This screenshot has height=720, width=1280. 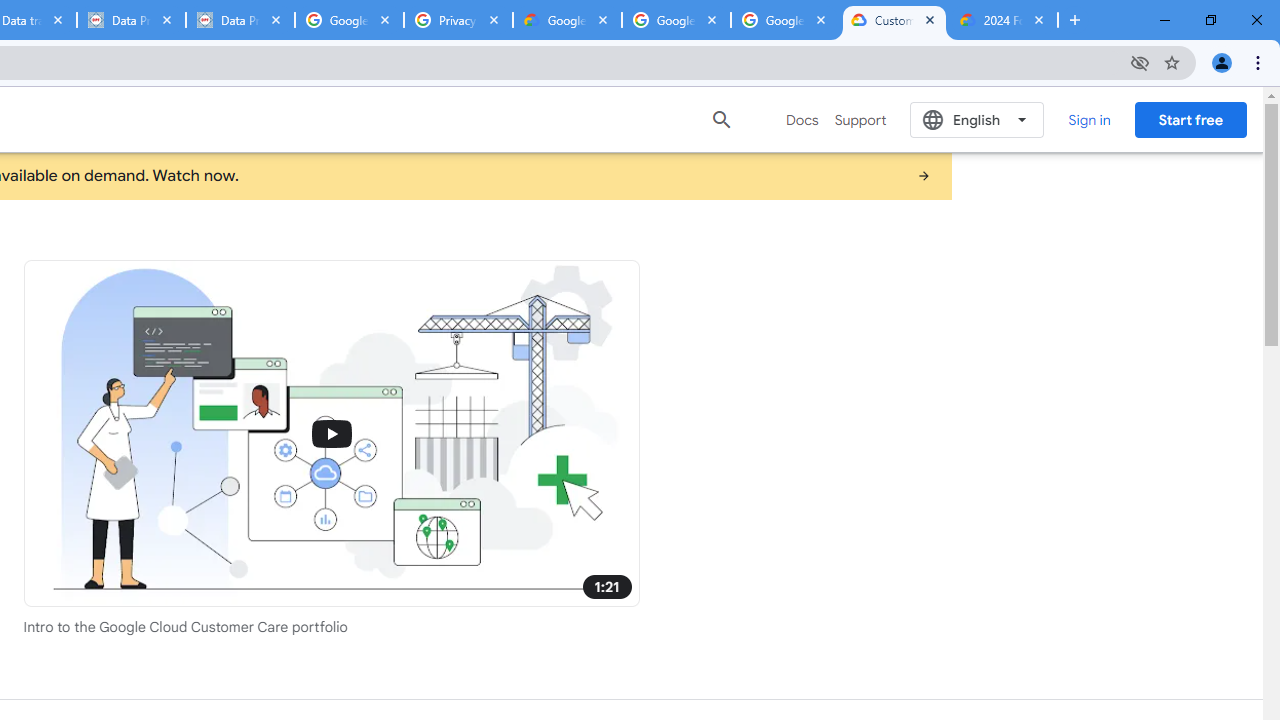 What do you see at coordinates (802, 119) in the screenshot?
I see `'Docs'` at bounding box center [802, 119].